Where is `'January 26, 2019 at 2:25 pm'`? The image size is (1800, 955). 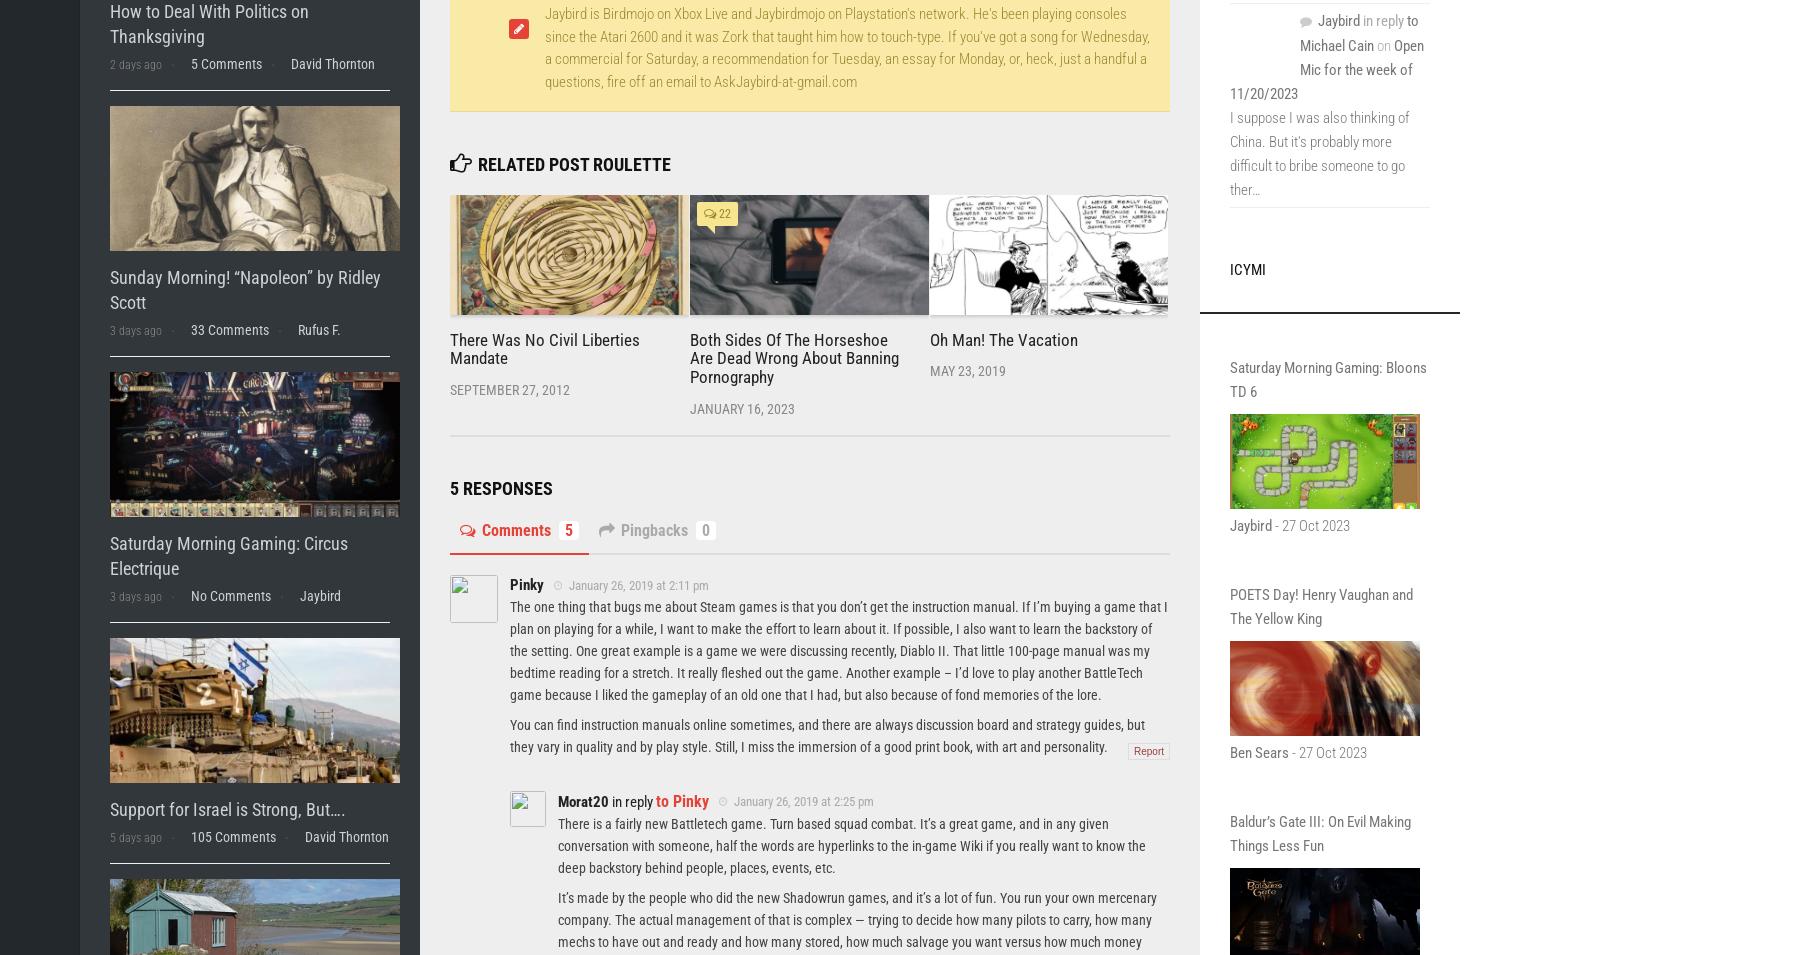 'January 26, 2019 at 2:25 pm' is located at coordinates (733, 800).